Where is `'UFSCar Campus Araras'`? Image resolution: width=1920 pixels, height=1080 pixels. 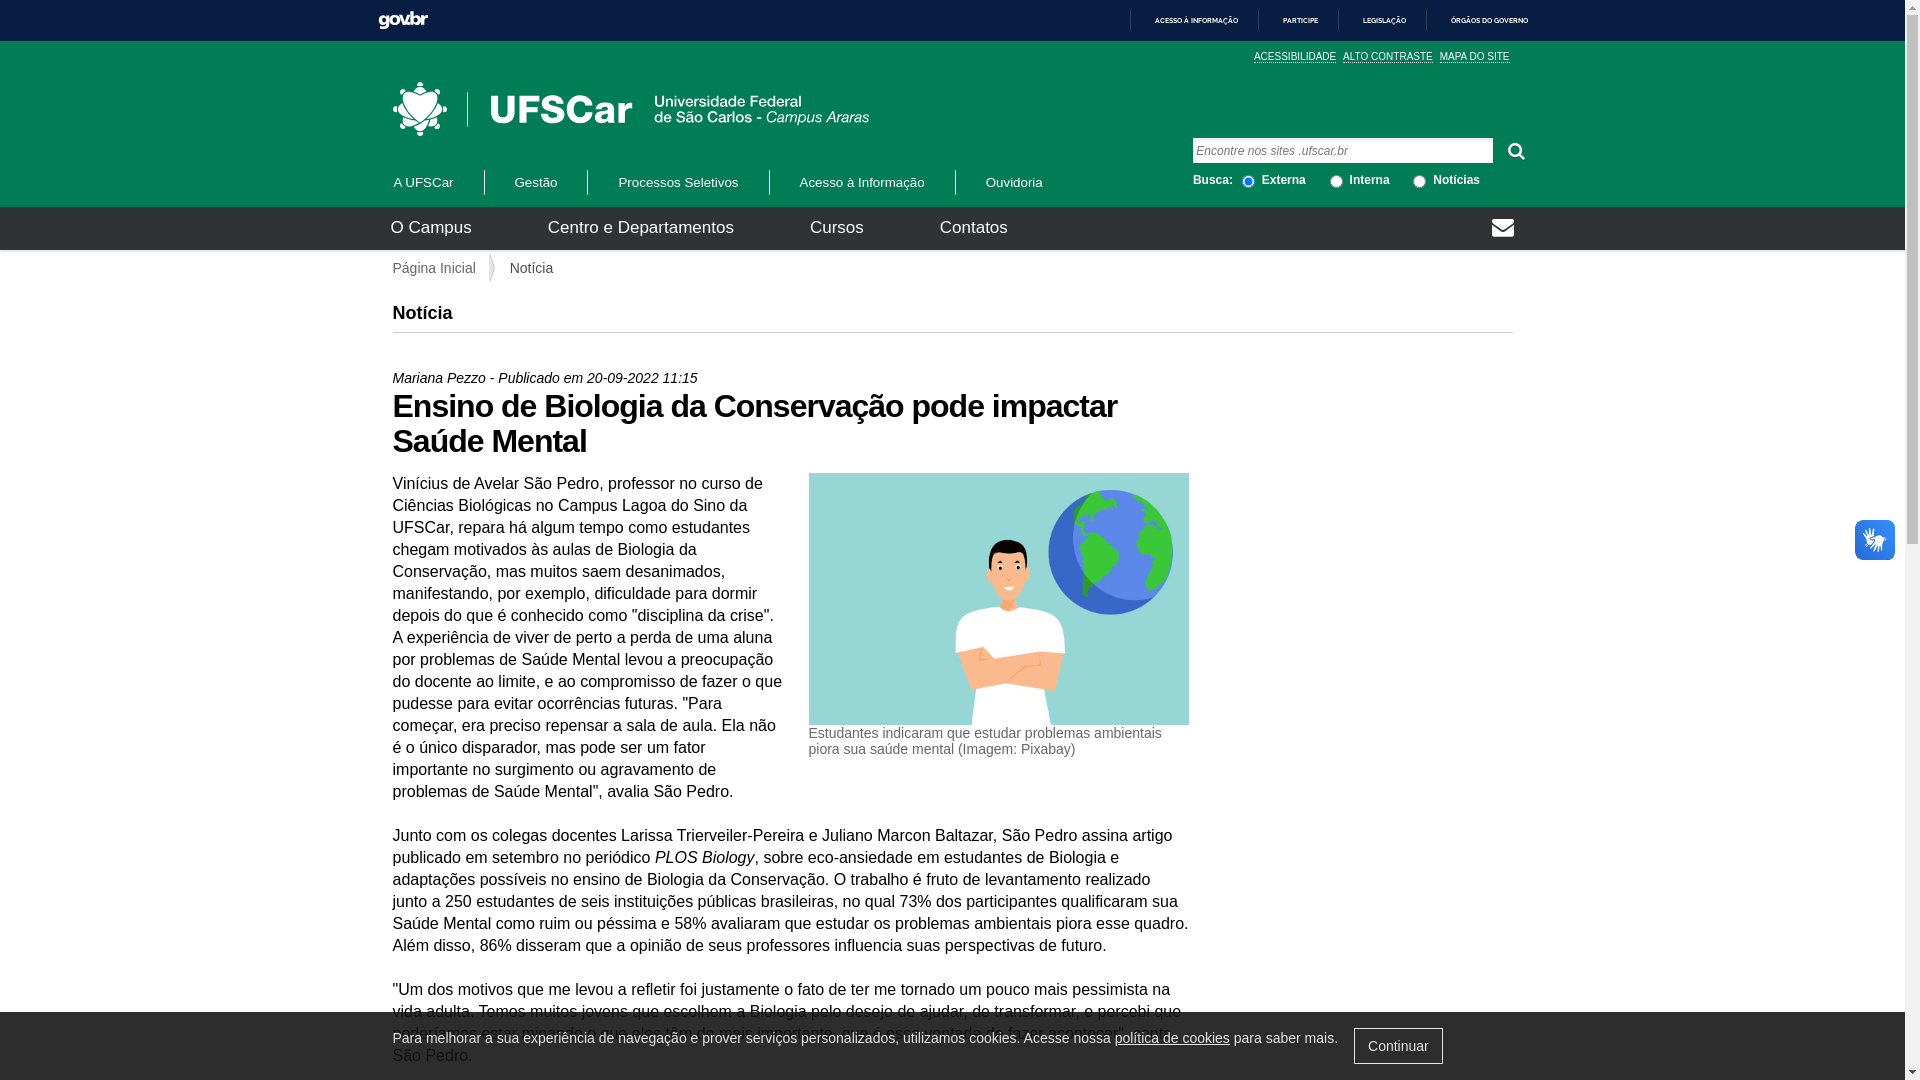
'UFSCar Campus Araras' is located at coordinates (628, 108).